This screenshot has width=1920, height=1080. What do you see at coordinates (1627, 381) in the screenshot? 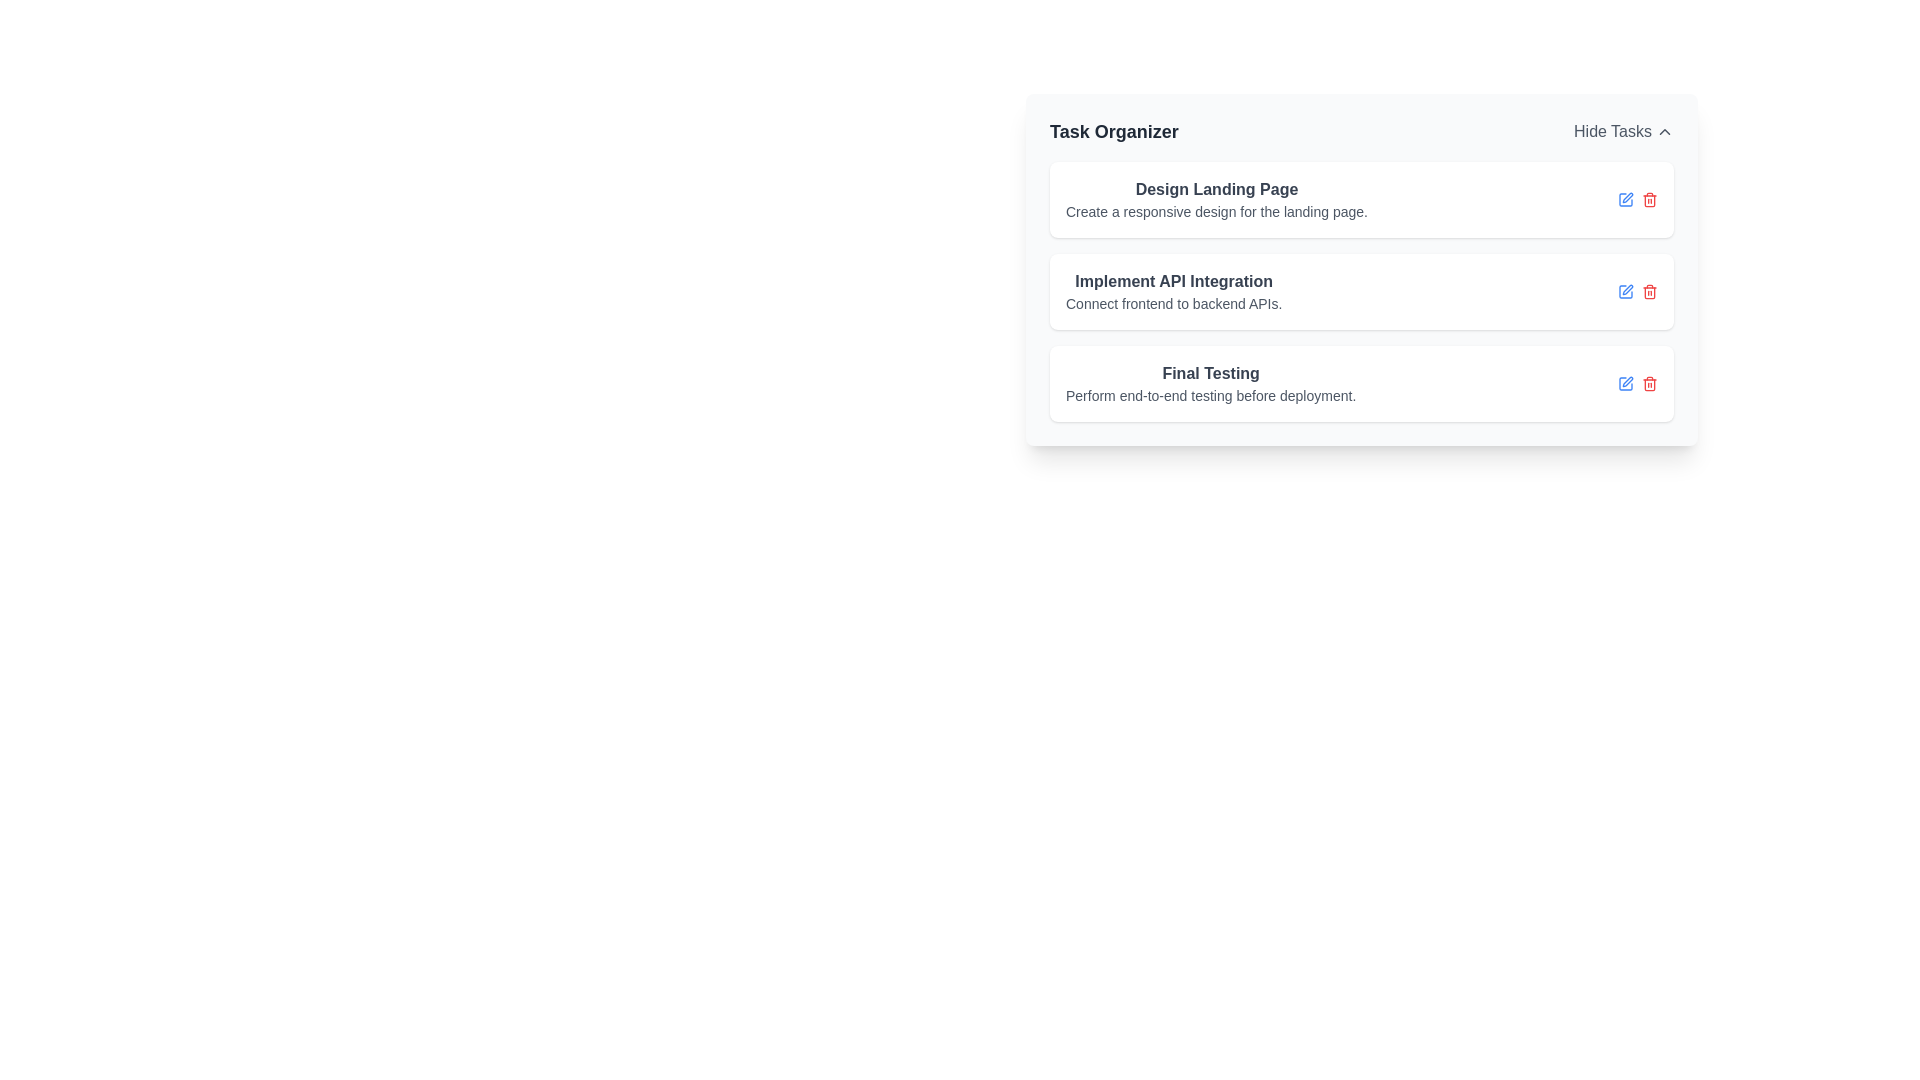
I see `the edit icon (a blue pen icon) located at the end of the entry for the task 'Final Testing' in the task list` at bounding box center [1627, 381].